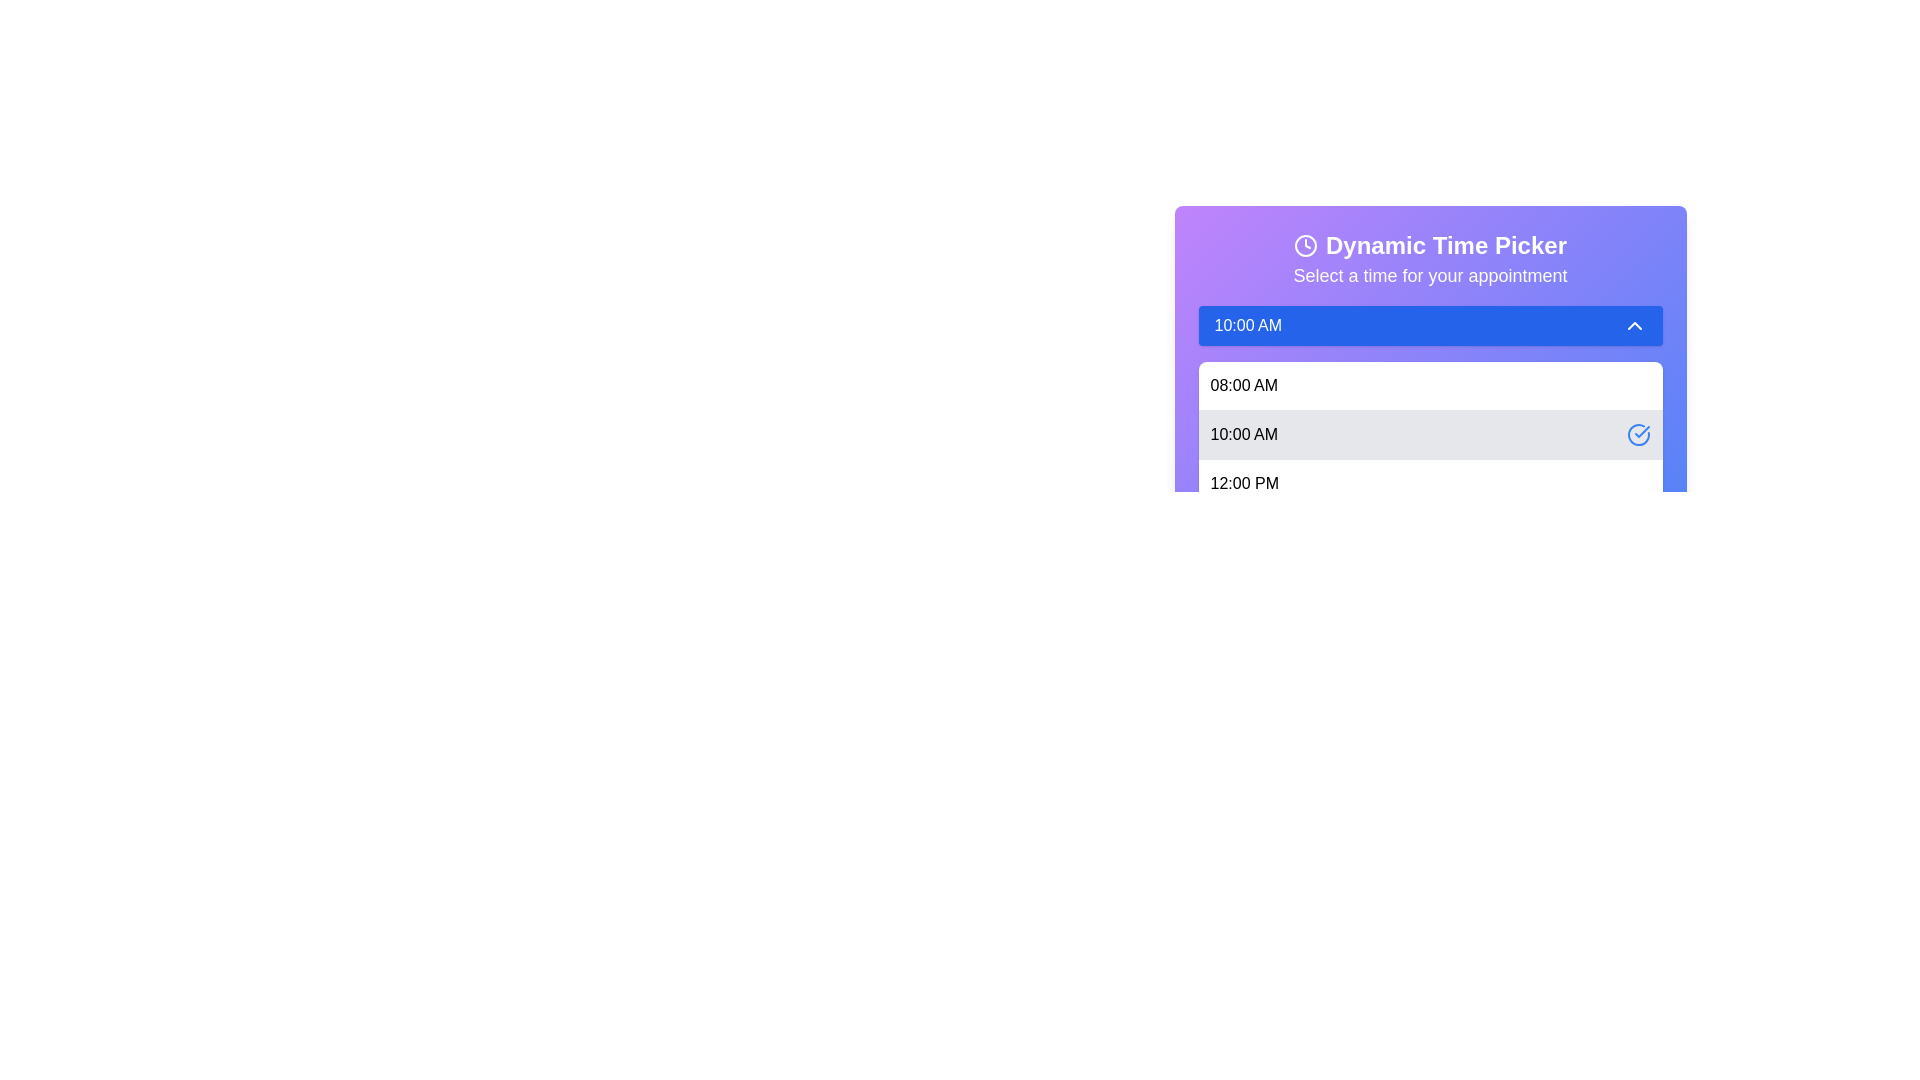 The width and height of the screenshot is (1920, 1080). What do you see at coordinates (1641, 431) in the screenshot?
I see `the checkmark icon indicating the selected '10:00 AM' time slot, positioned at the right end of the corresponding row in the dropdown` at bounding box center [1641, 431].